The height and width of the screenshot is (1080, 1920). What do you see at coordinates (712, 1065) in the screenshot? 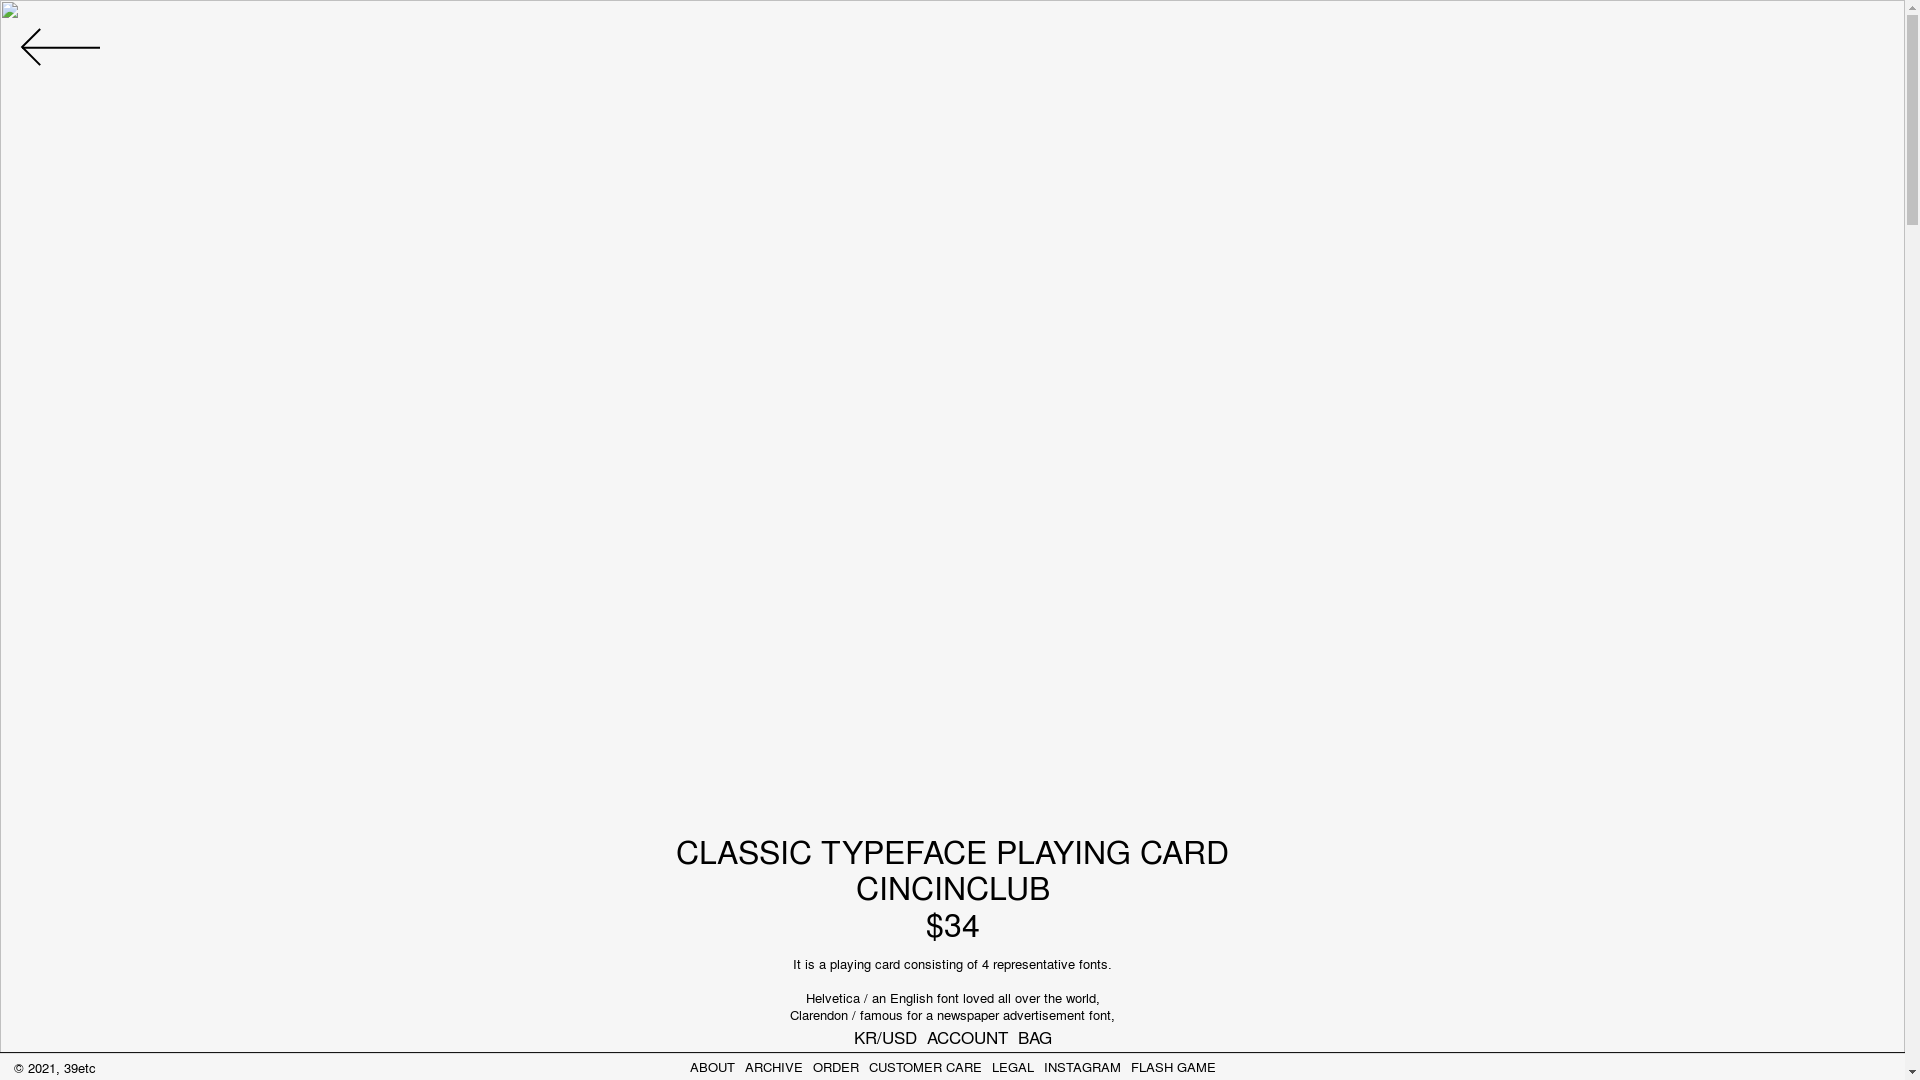
I see `'ABOUT'` at bounding box center [712, 1065].